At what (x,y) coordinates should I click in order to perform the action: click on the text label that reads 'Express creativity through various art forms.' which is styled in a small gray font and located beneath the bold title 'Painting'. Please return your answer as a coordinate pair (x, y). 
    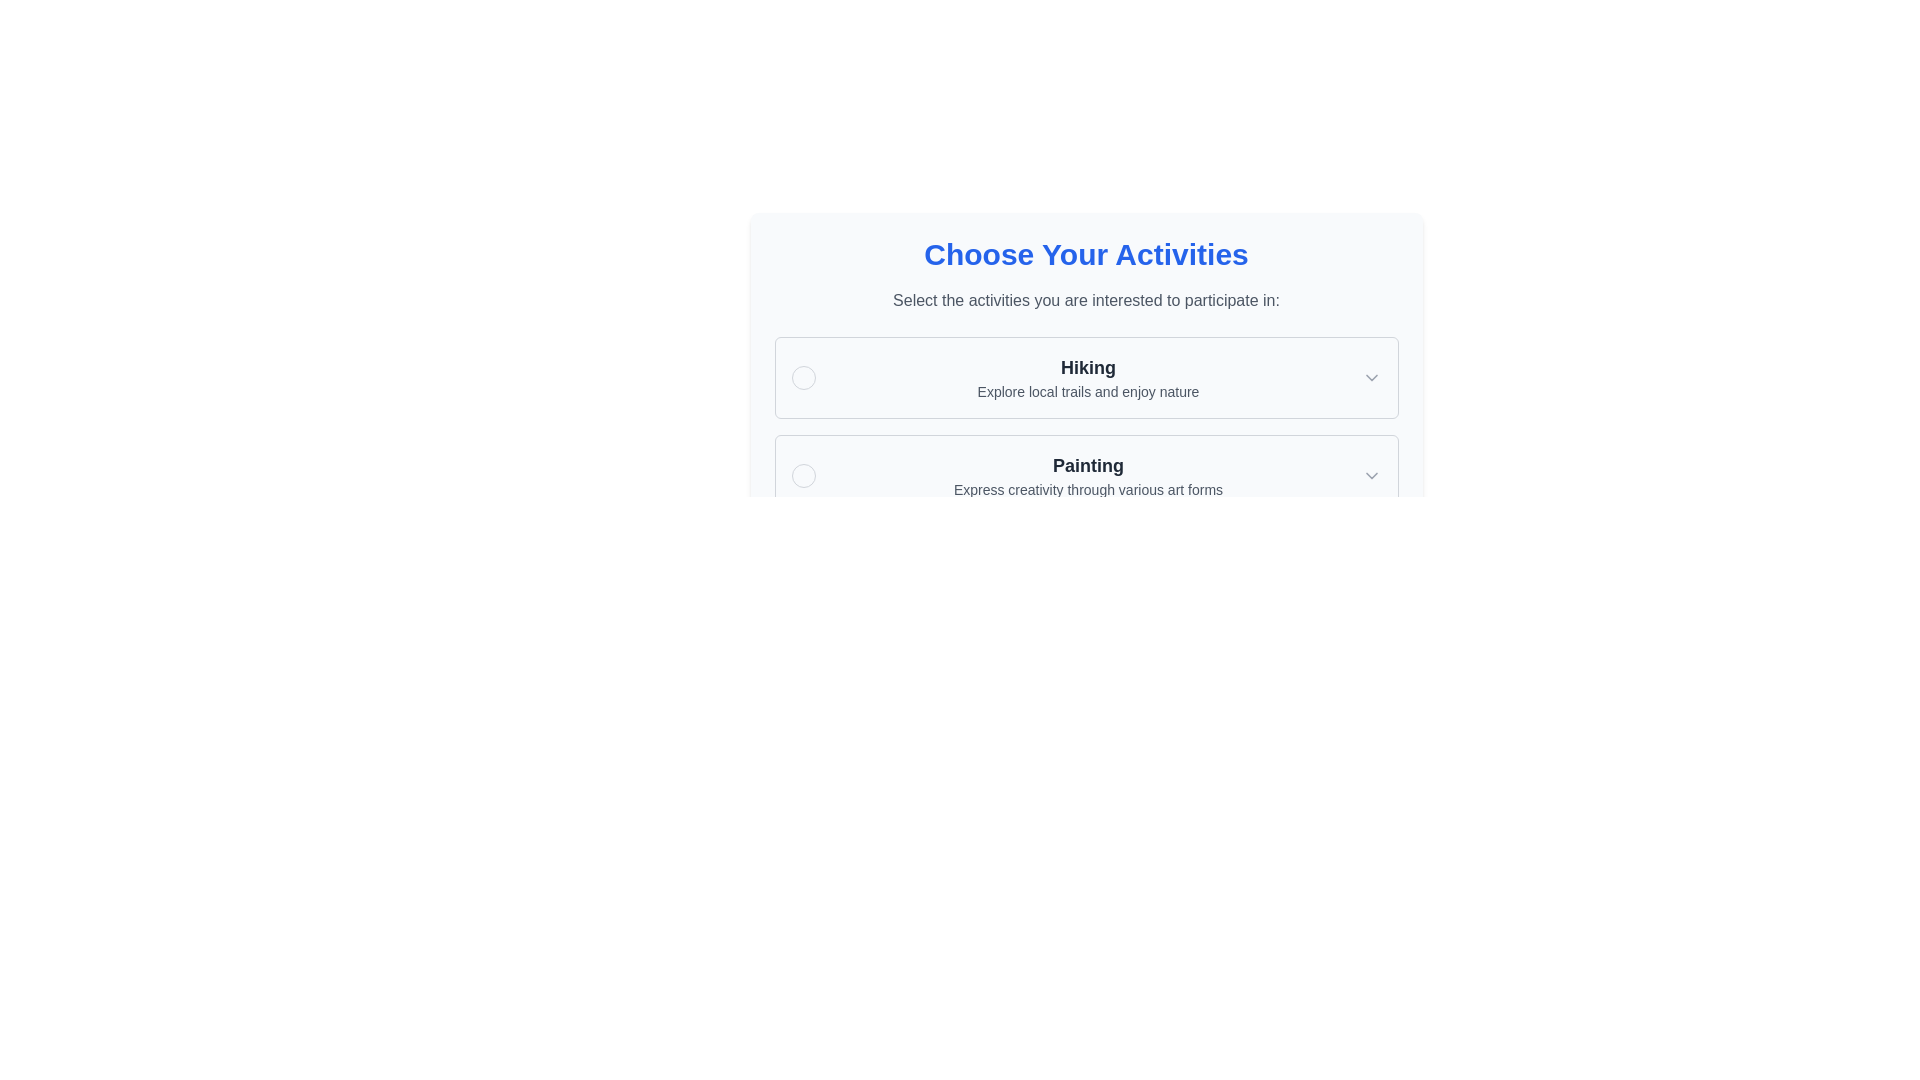
    Looking at the image, I should click on (1087, 489).